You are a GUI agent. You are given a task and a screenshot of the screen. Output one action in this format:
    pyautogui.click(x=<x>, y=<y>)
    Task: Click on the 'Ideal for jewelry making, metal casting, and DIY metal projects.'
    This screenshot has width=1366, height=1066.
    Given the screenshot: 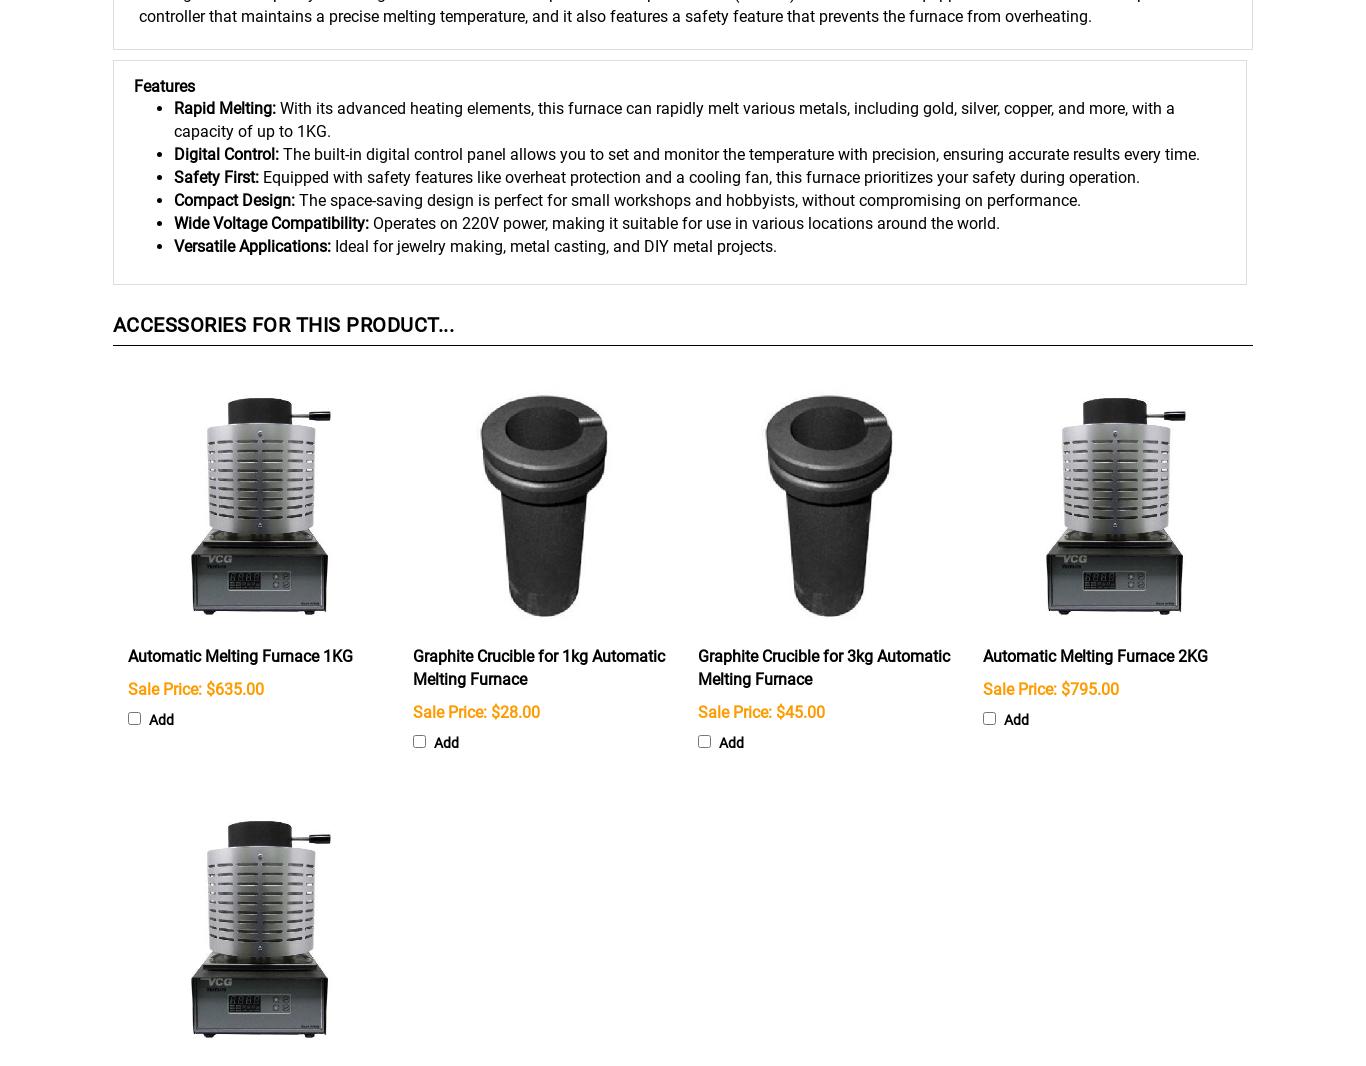 What is the action you would take?
    pyautogui.click(x=555, y=244)
    